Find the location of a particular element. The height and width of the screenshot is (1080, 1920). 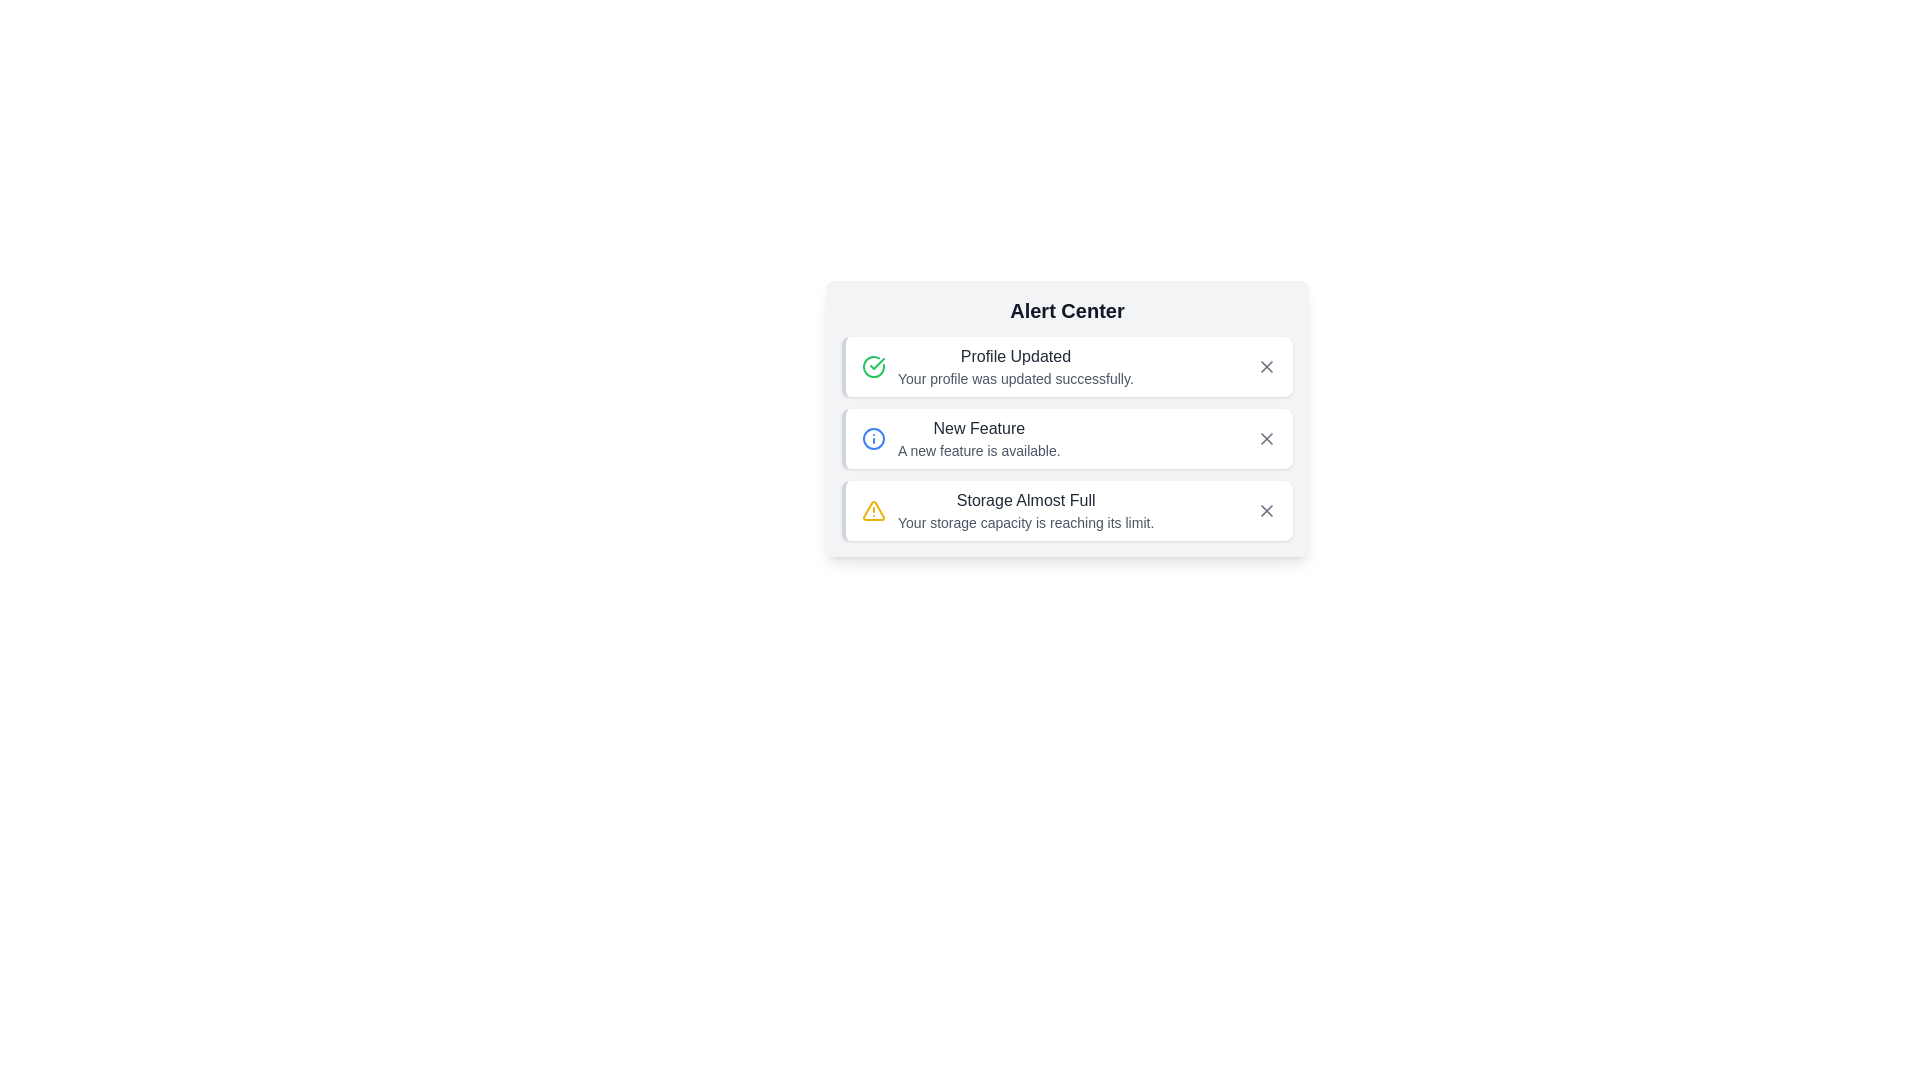

the second notification entry in the informational text block that describes a newly available feature is located at coordinates (979, 438).